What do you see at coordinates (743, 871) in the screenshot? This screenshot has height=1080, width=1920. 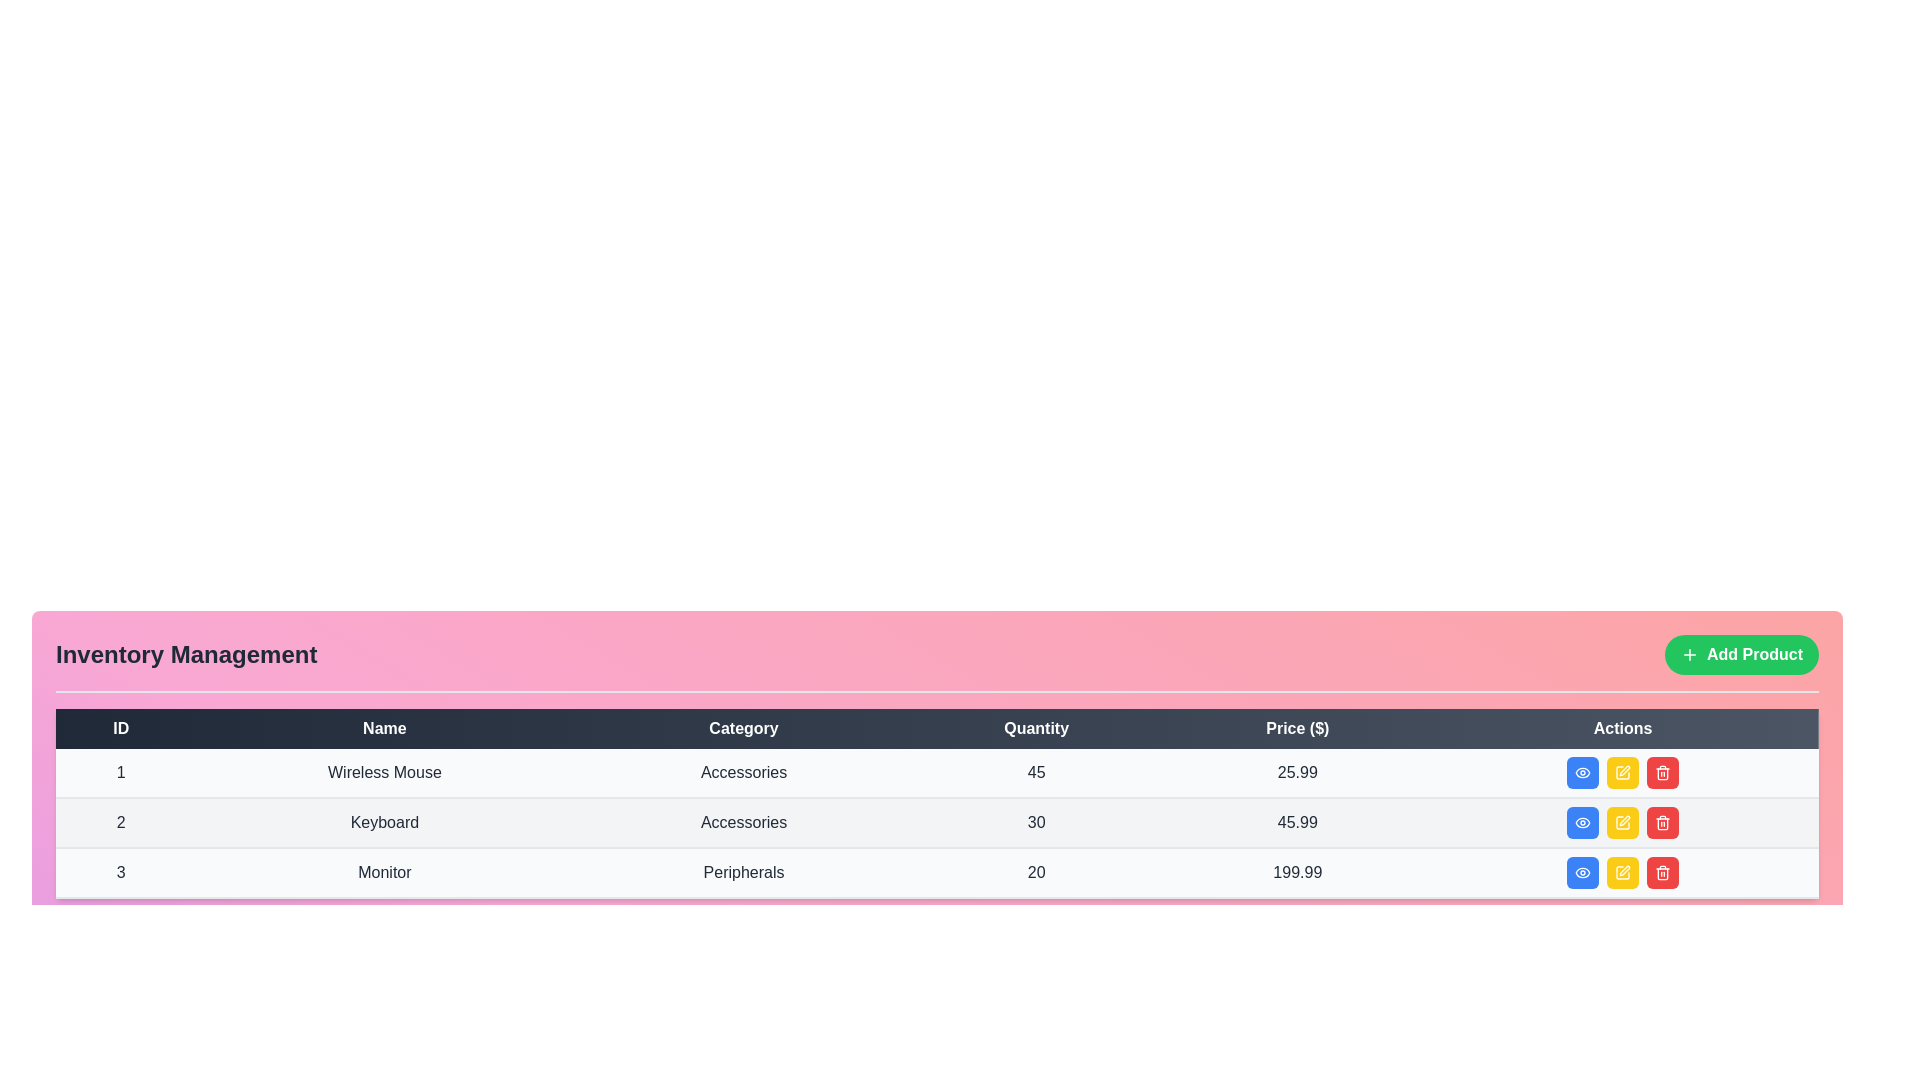 I see `displayed text from the 'Peripherals' text label located in the 'Category' column of the third row in the table, adjacent to the 'Monitor' entry` at bounding box center [743, 871].